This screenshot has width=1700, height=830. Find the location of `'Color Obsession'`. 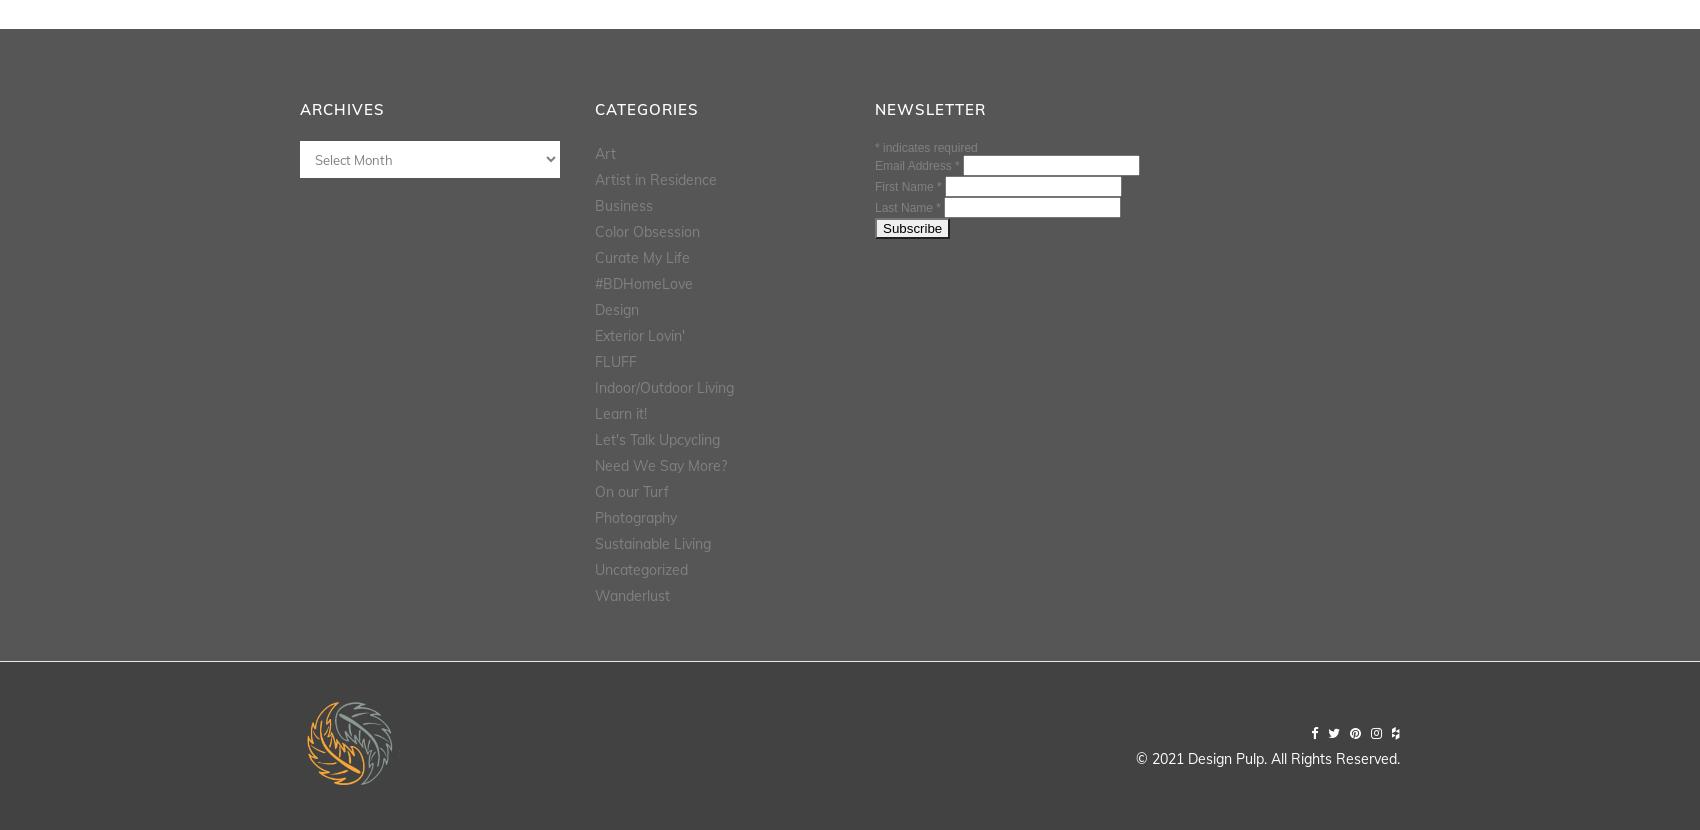

'Color Obsession' is located at coordinates (594, 230).